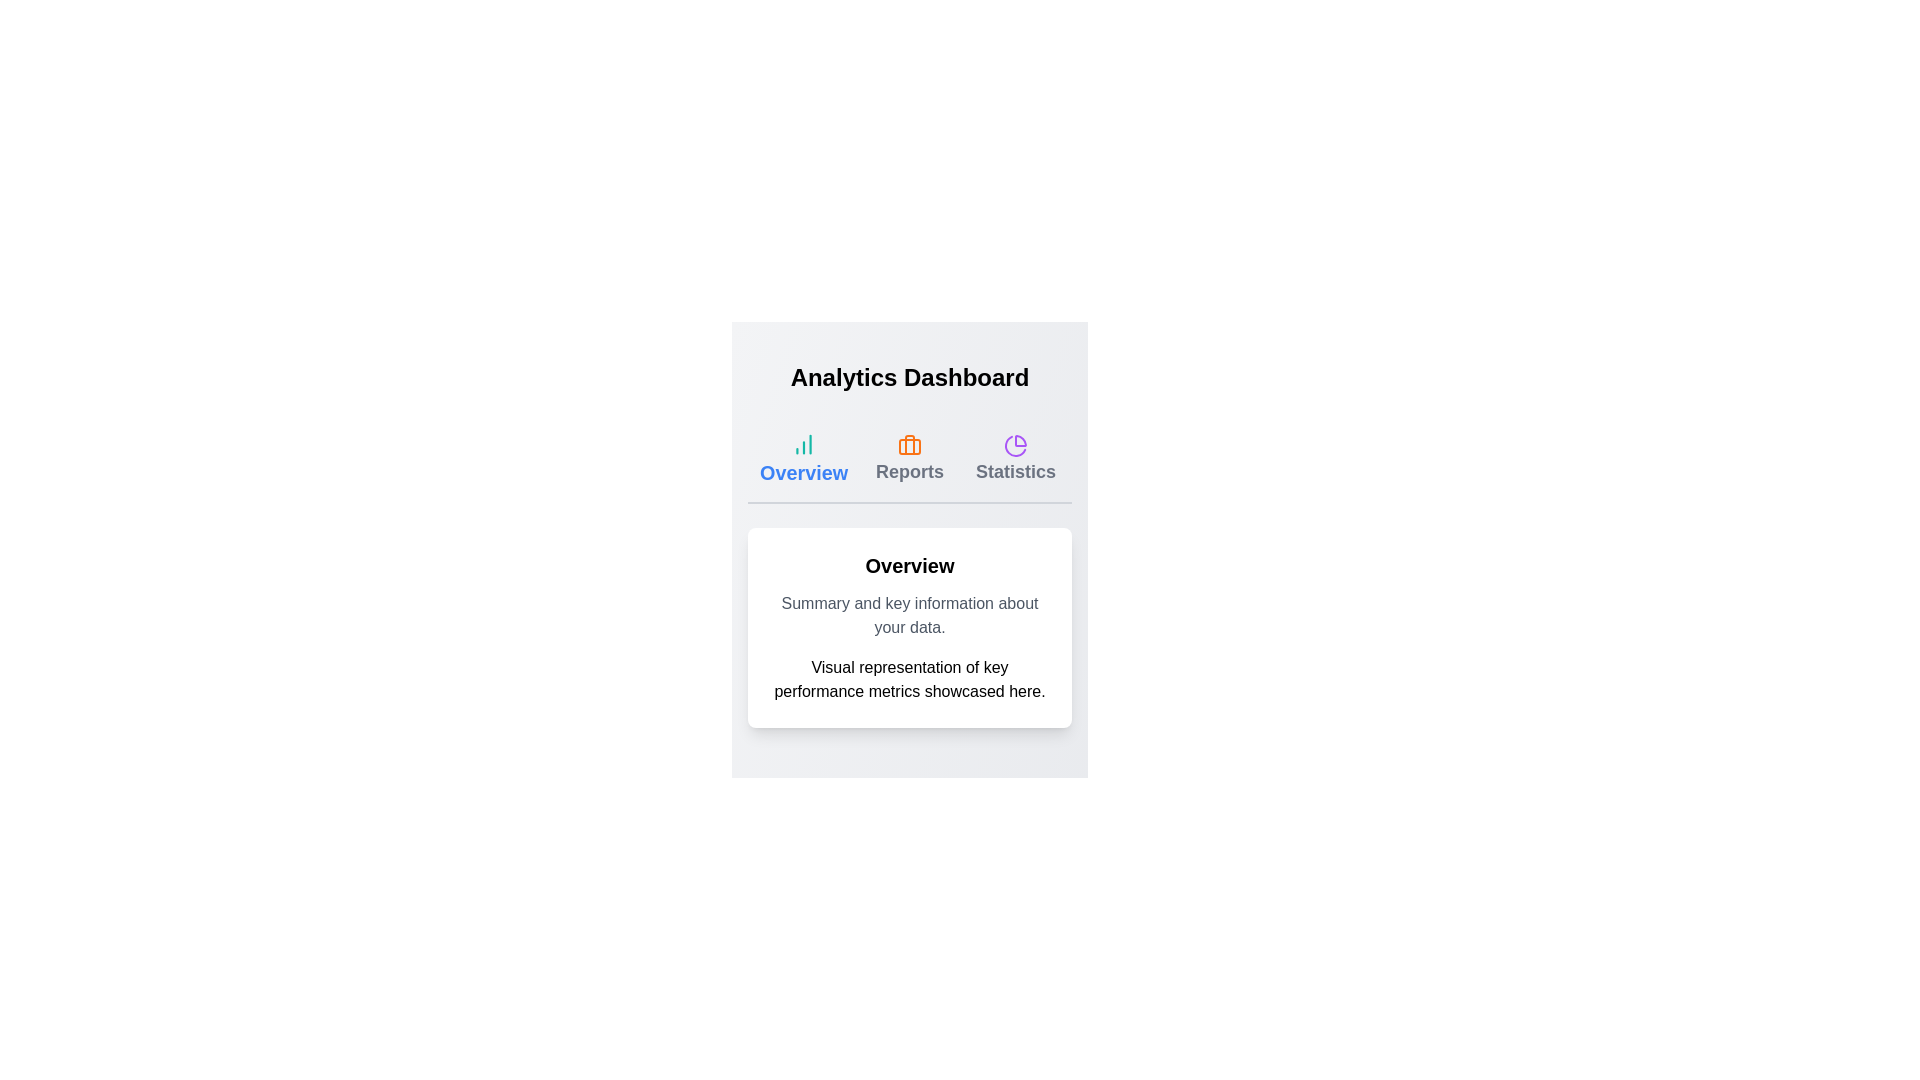 Image resolution: width=1920 pixels, height=1080 pixels. I want to click on the Statistics tab, so click(1016, 459).